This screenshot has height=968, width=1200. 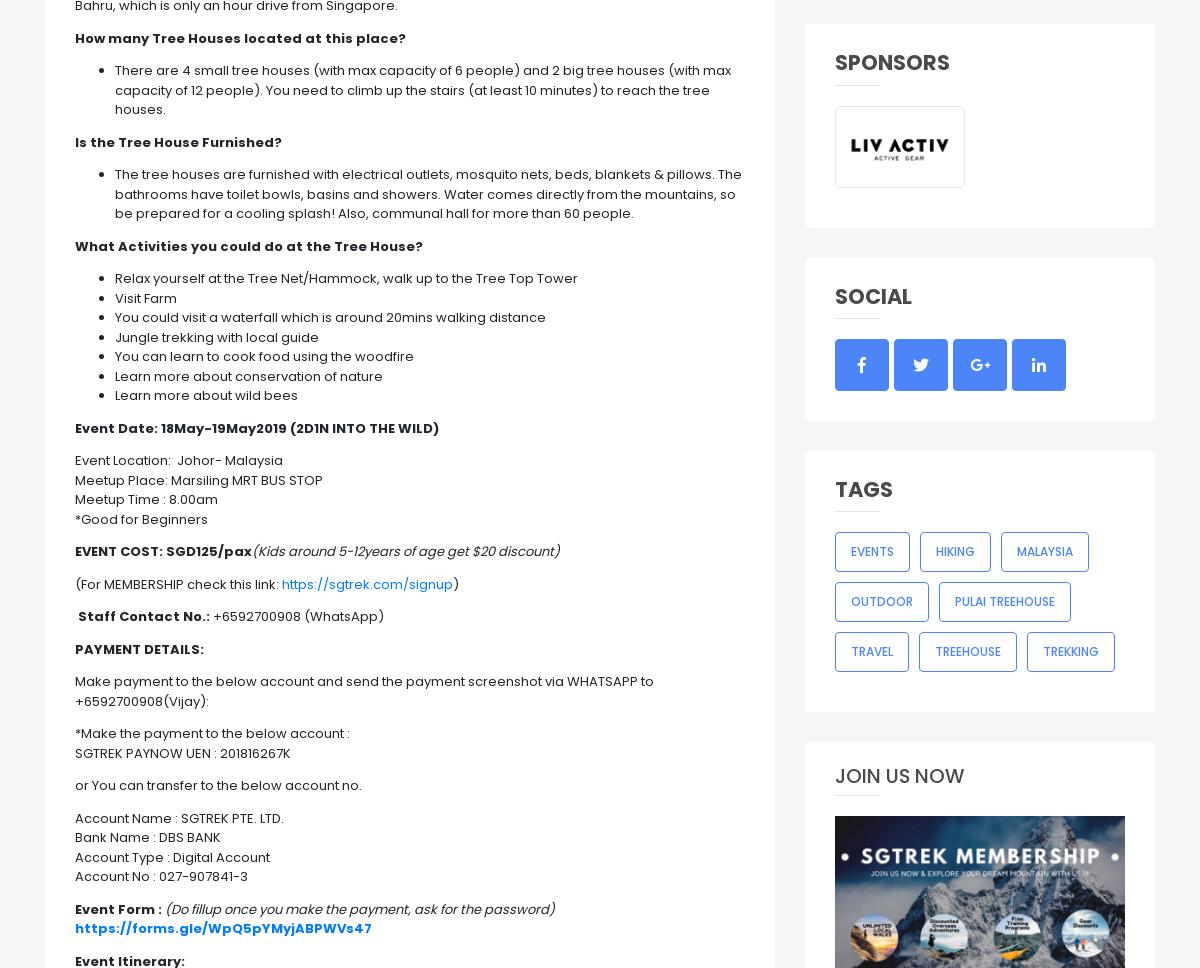 What do you see at coordinates (239, 37) in the screenshot?
I see `'How many Tree Houses located at this place?'` at bounding box center [239, 37].